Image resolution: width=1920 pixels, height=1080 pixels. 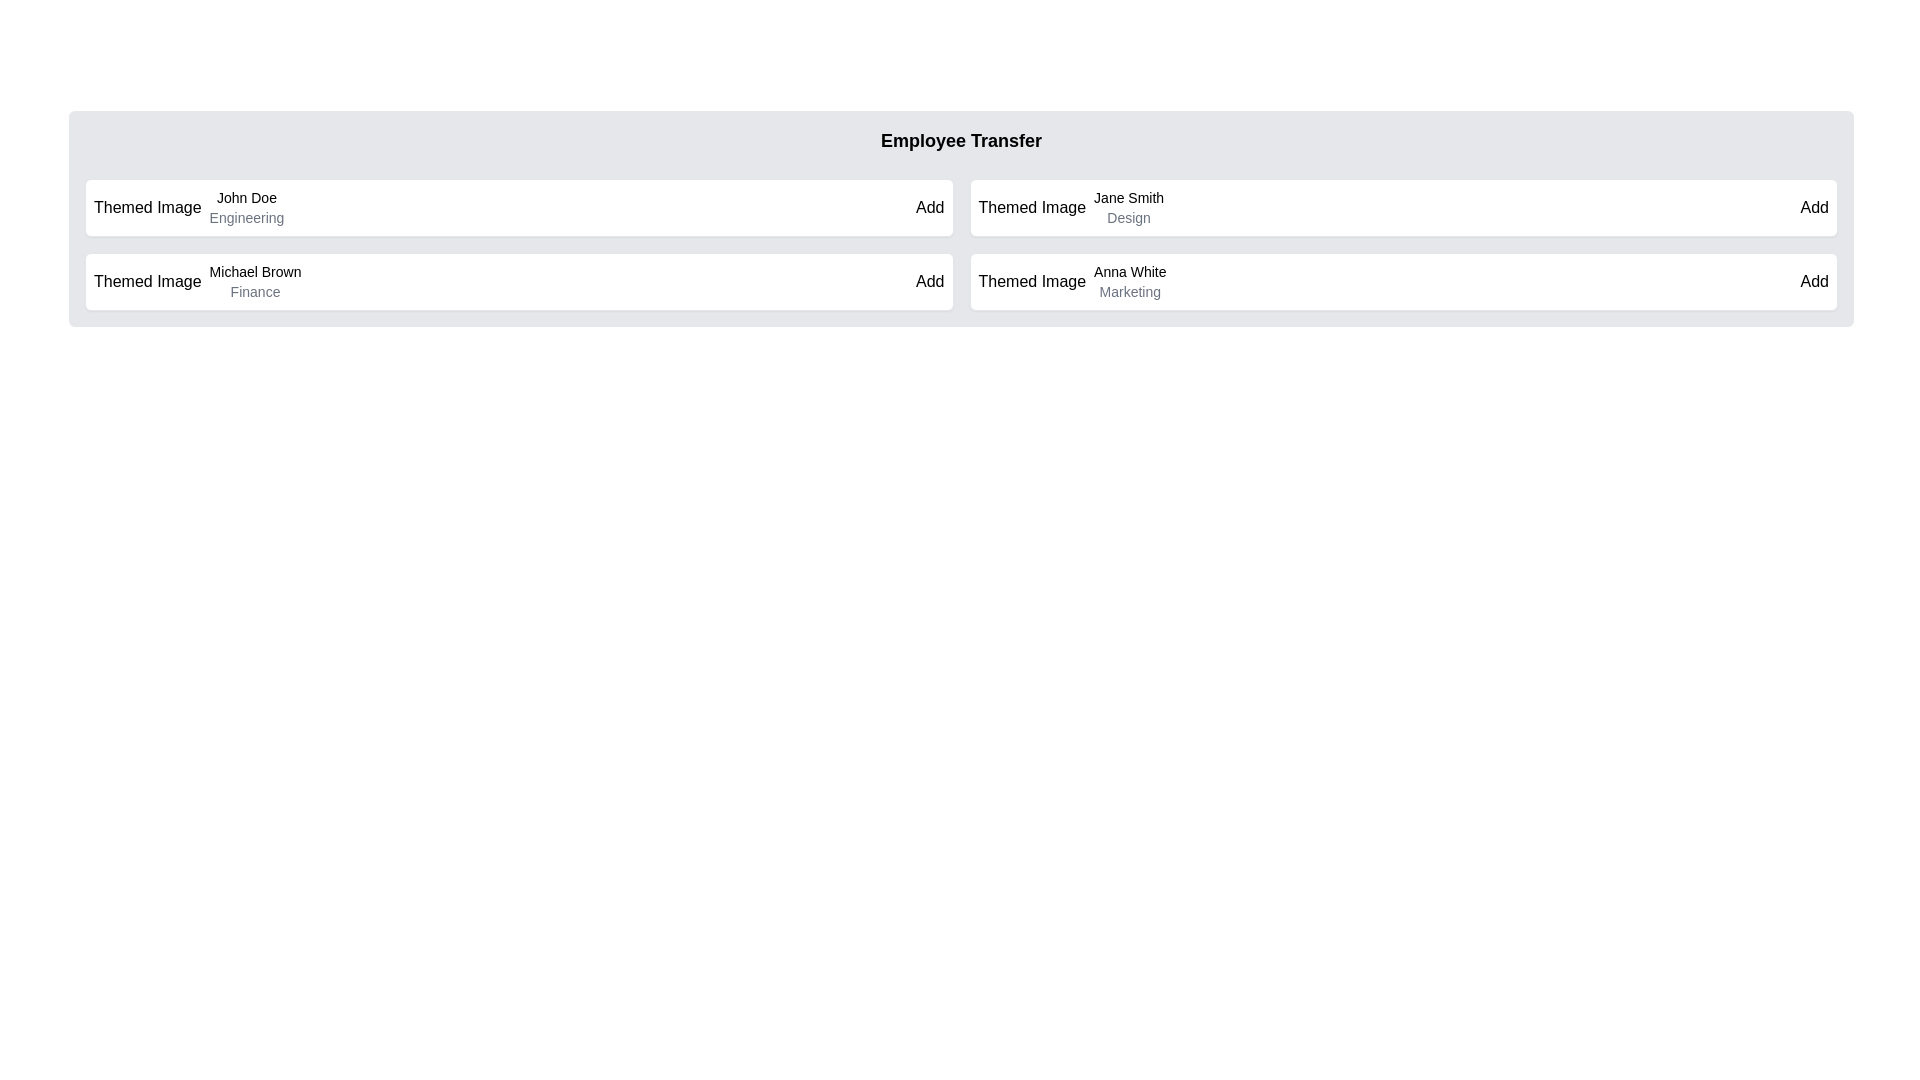 I want to click on the Static Text Label that displays 'Finance', styled with medium gray color, located below 'Michael Brown', so click(x=254, y=292).